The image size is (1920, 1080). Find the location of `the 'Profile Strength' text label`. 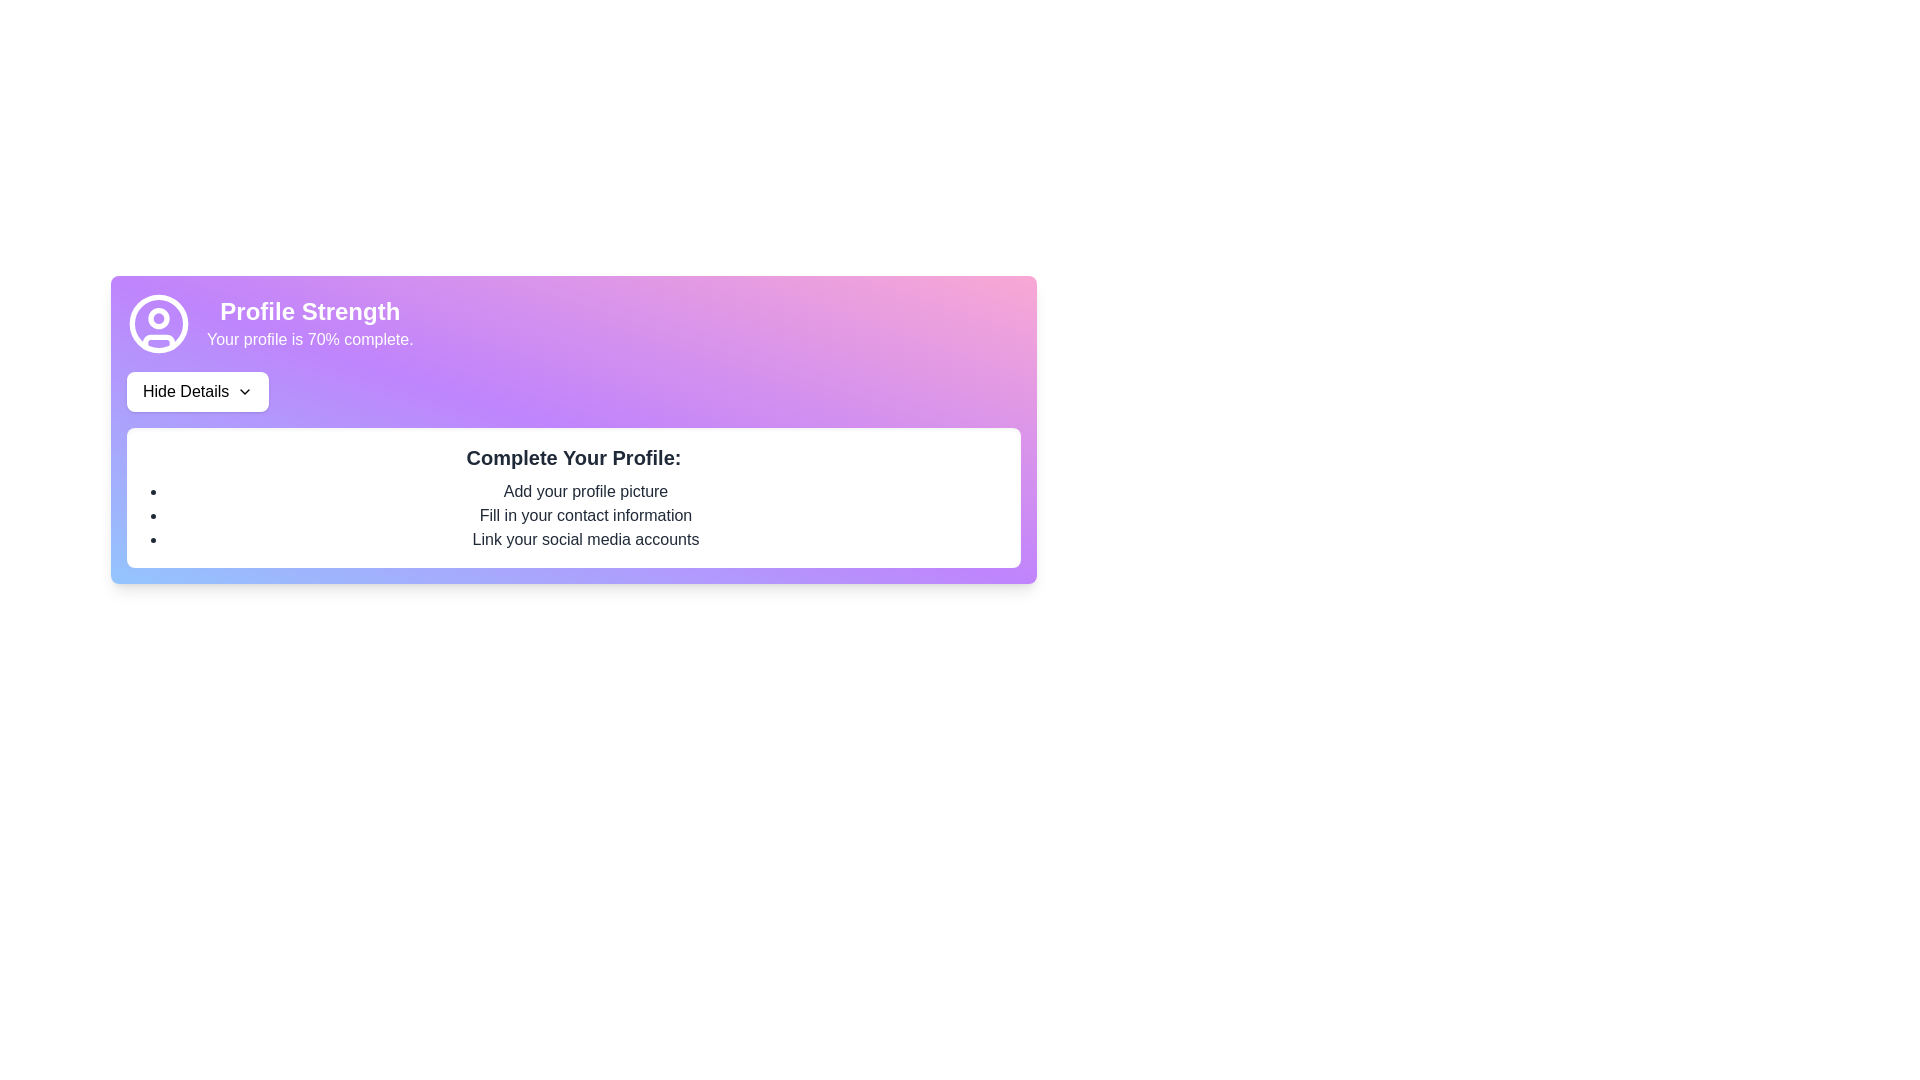

the 'Profile Strength' text label is located at coordinates (309, 323).